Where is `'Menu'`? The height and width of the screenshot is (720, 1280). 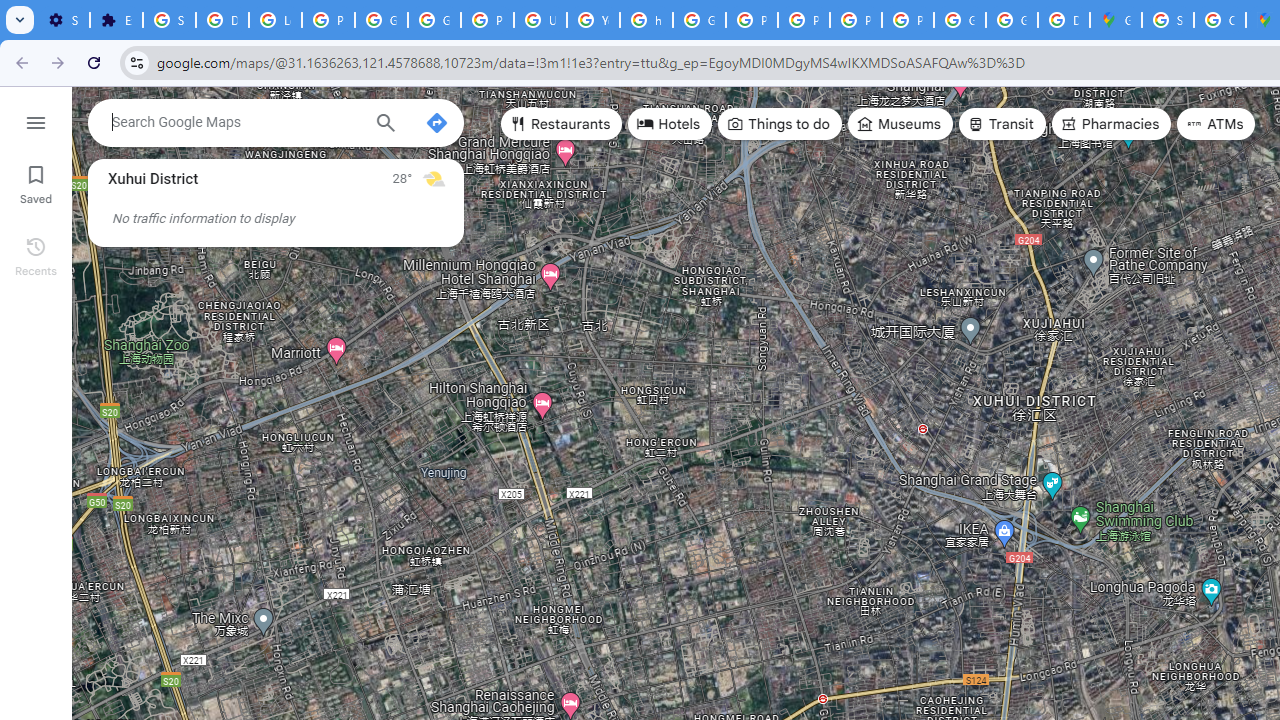
'Menu' is located at coordinates (35, 120).